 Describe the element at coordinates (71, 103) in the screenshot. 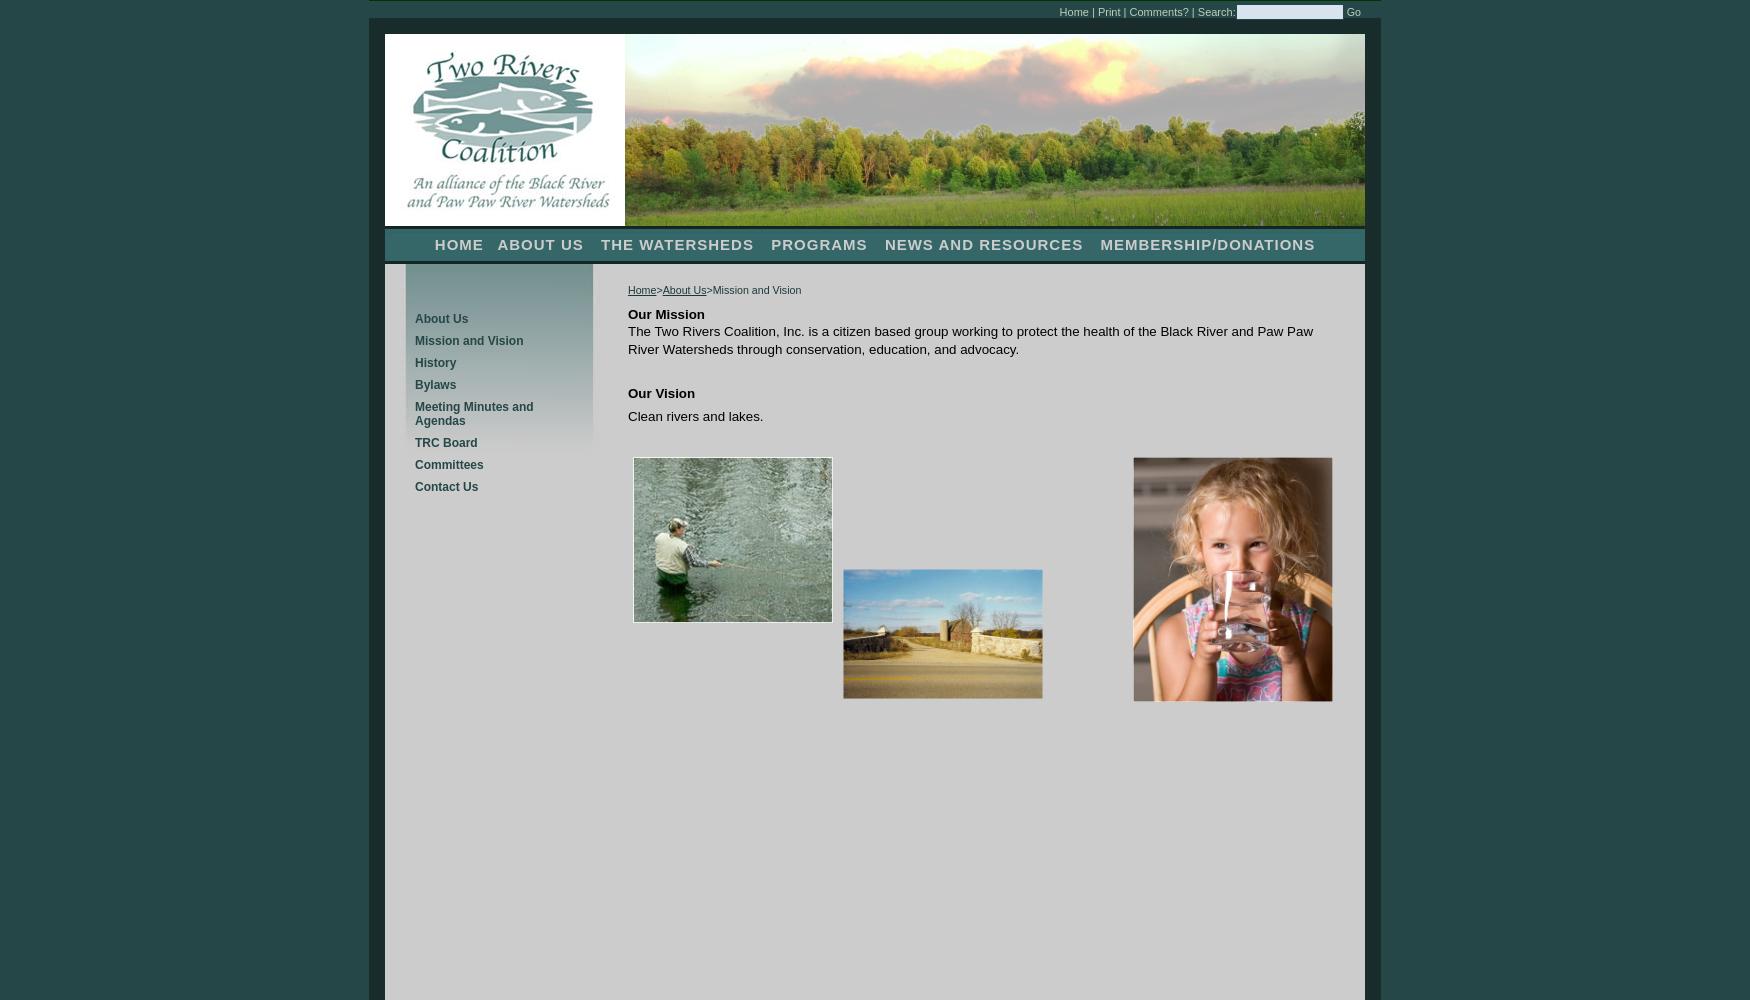

I see `'27-Aug-11 Paddle (Map)'` at that location.